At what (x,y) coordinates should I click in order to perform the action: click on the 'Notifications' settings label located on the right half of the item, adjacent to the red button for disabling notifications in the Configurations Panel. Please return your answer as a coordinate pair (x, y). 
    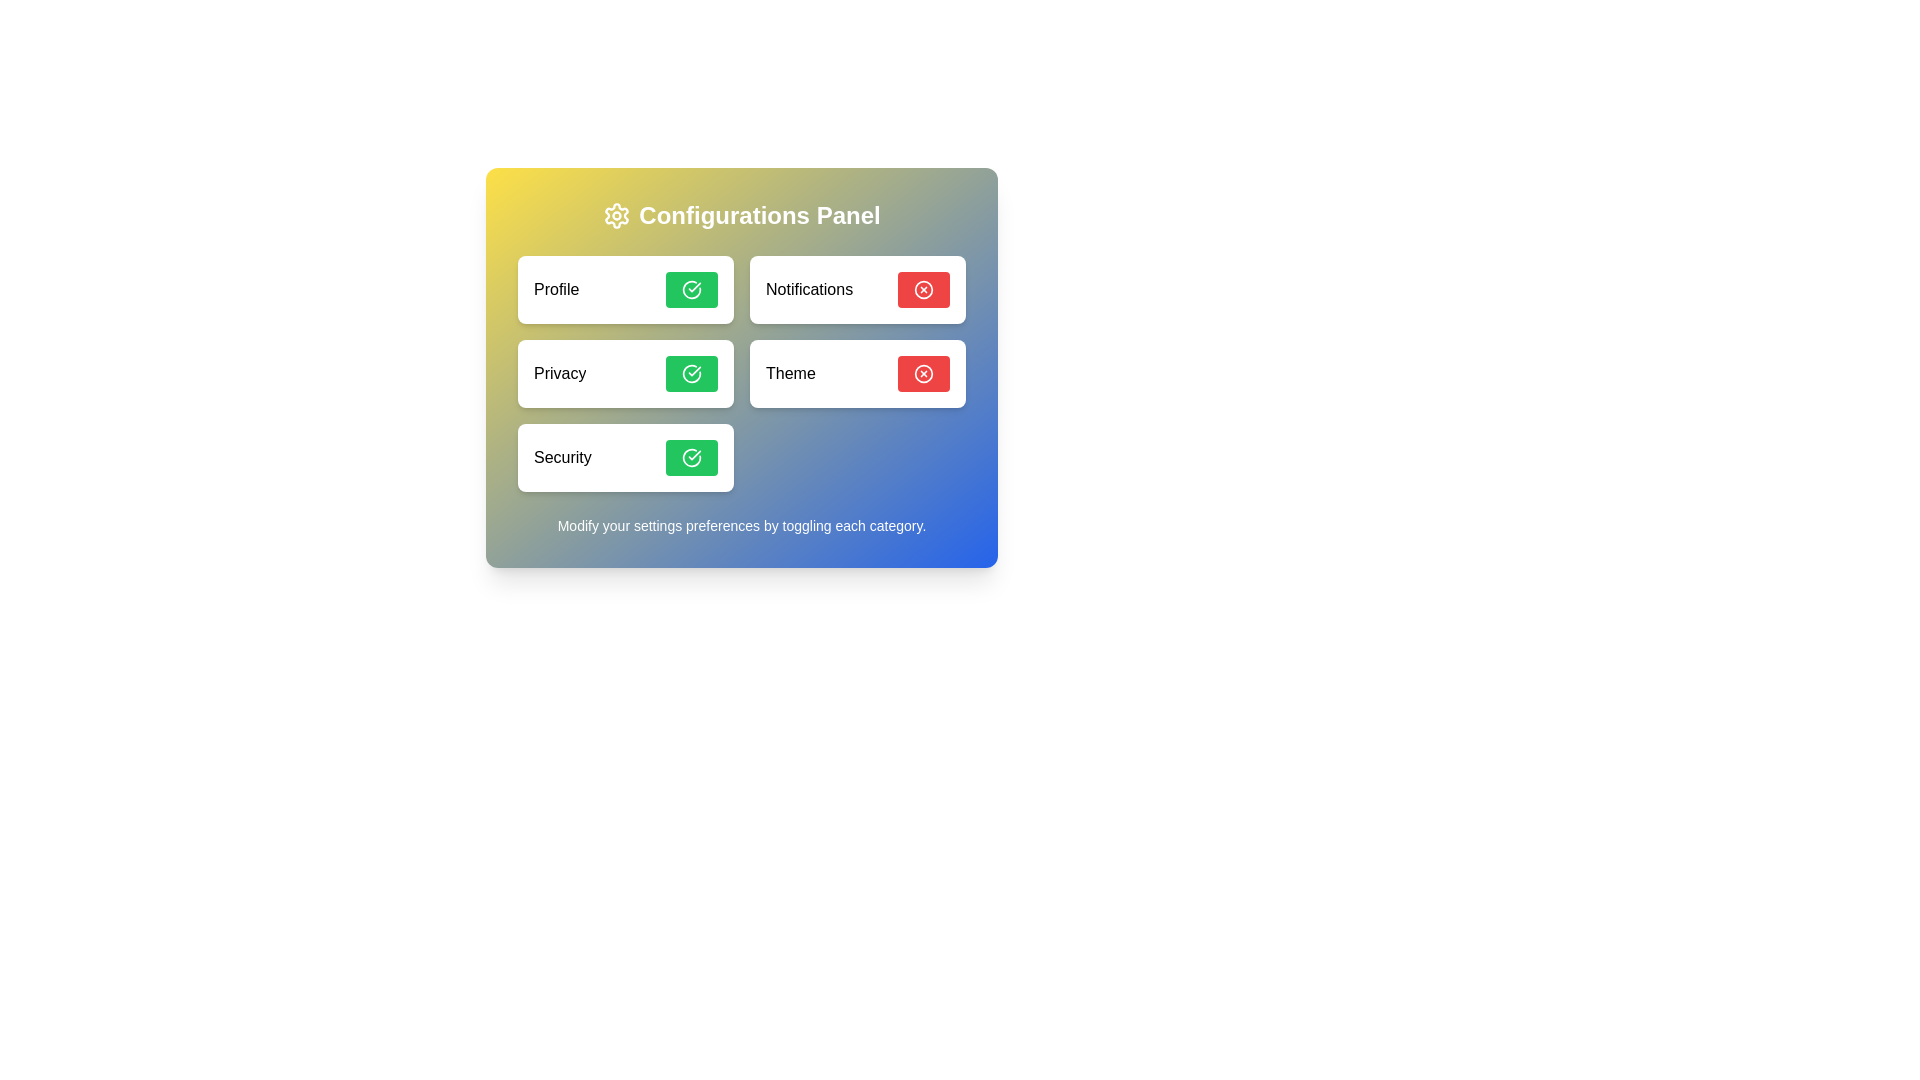
    Looking at the image, I should click on (809, 289).